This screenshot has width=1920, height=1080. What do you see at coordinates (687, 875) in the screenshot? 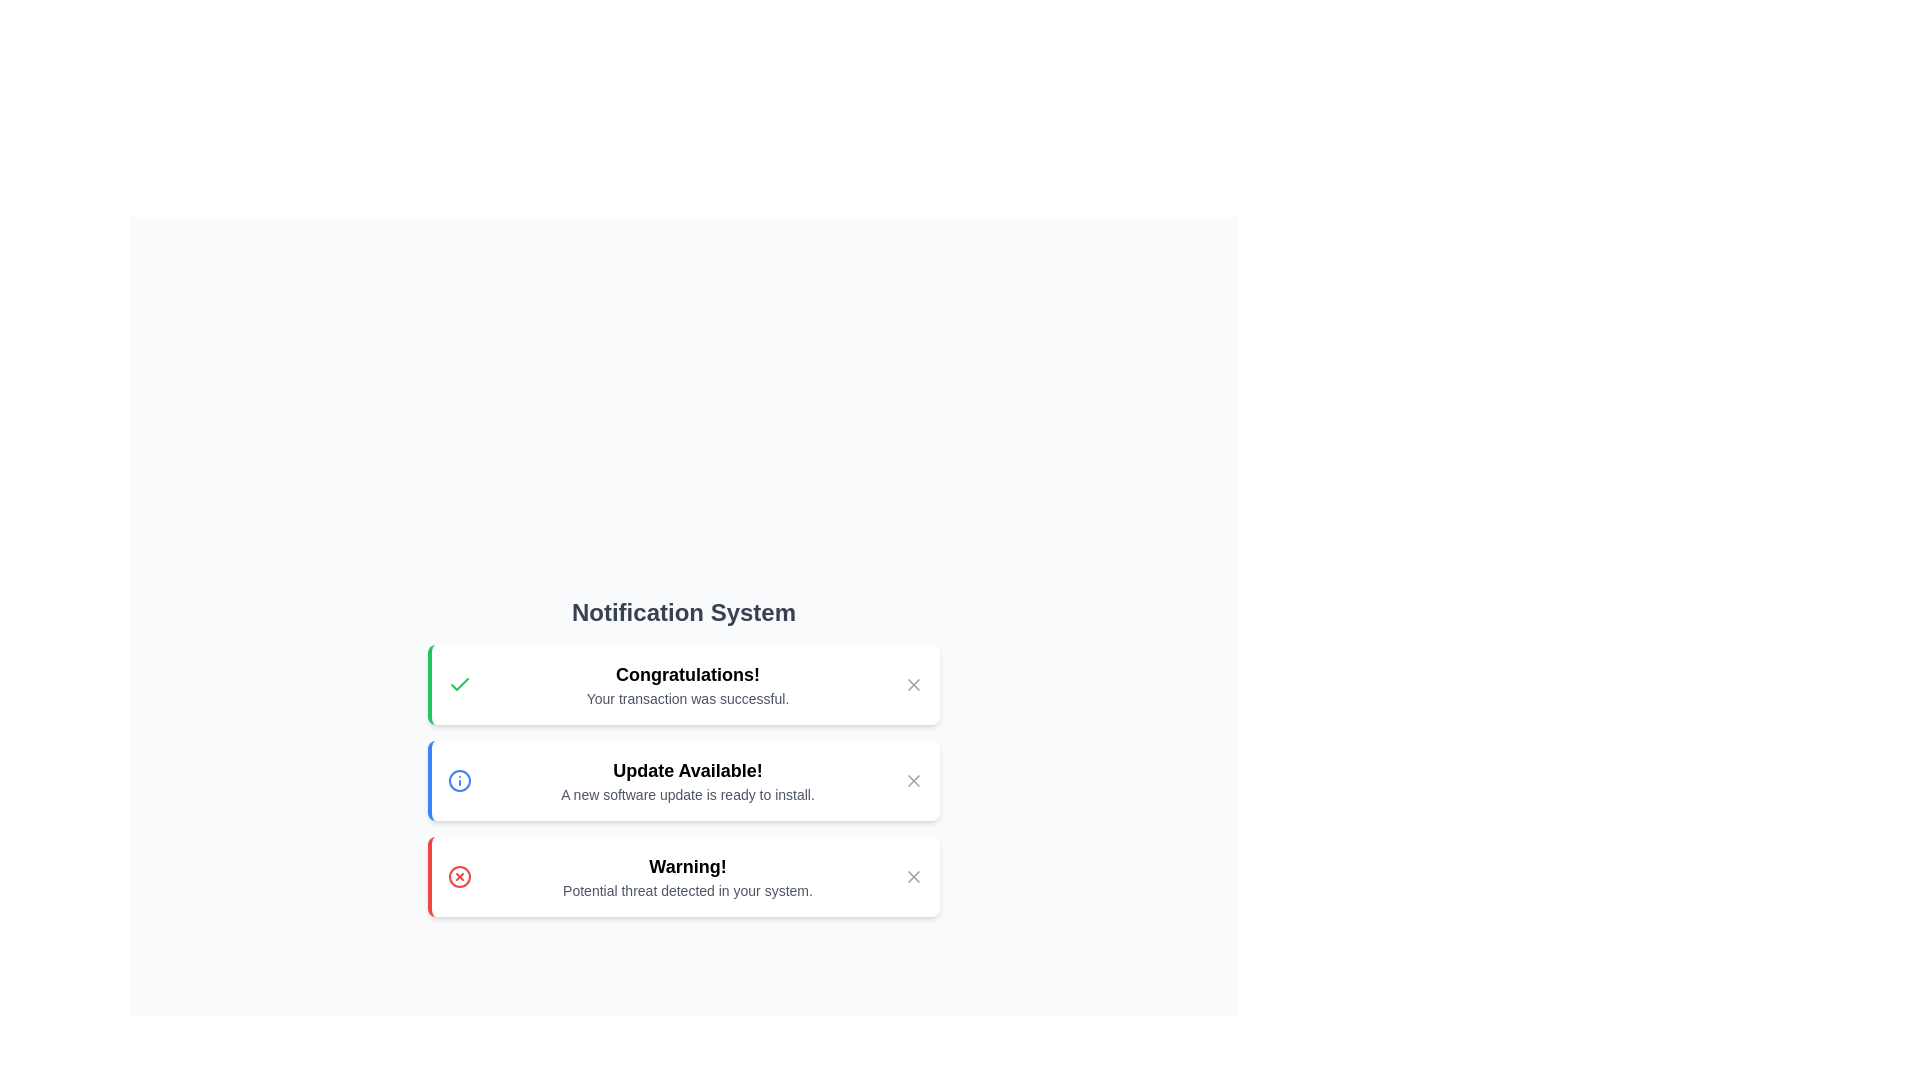
I see `the text display element that prominently shows 'Warning!' in bold, indicating a potential threat detected in the system` at bounding box center [687, 875].